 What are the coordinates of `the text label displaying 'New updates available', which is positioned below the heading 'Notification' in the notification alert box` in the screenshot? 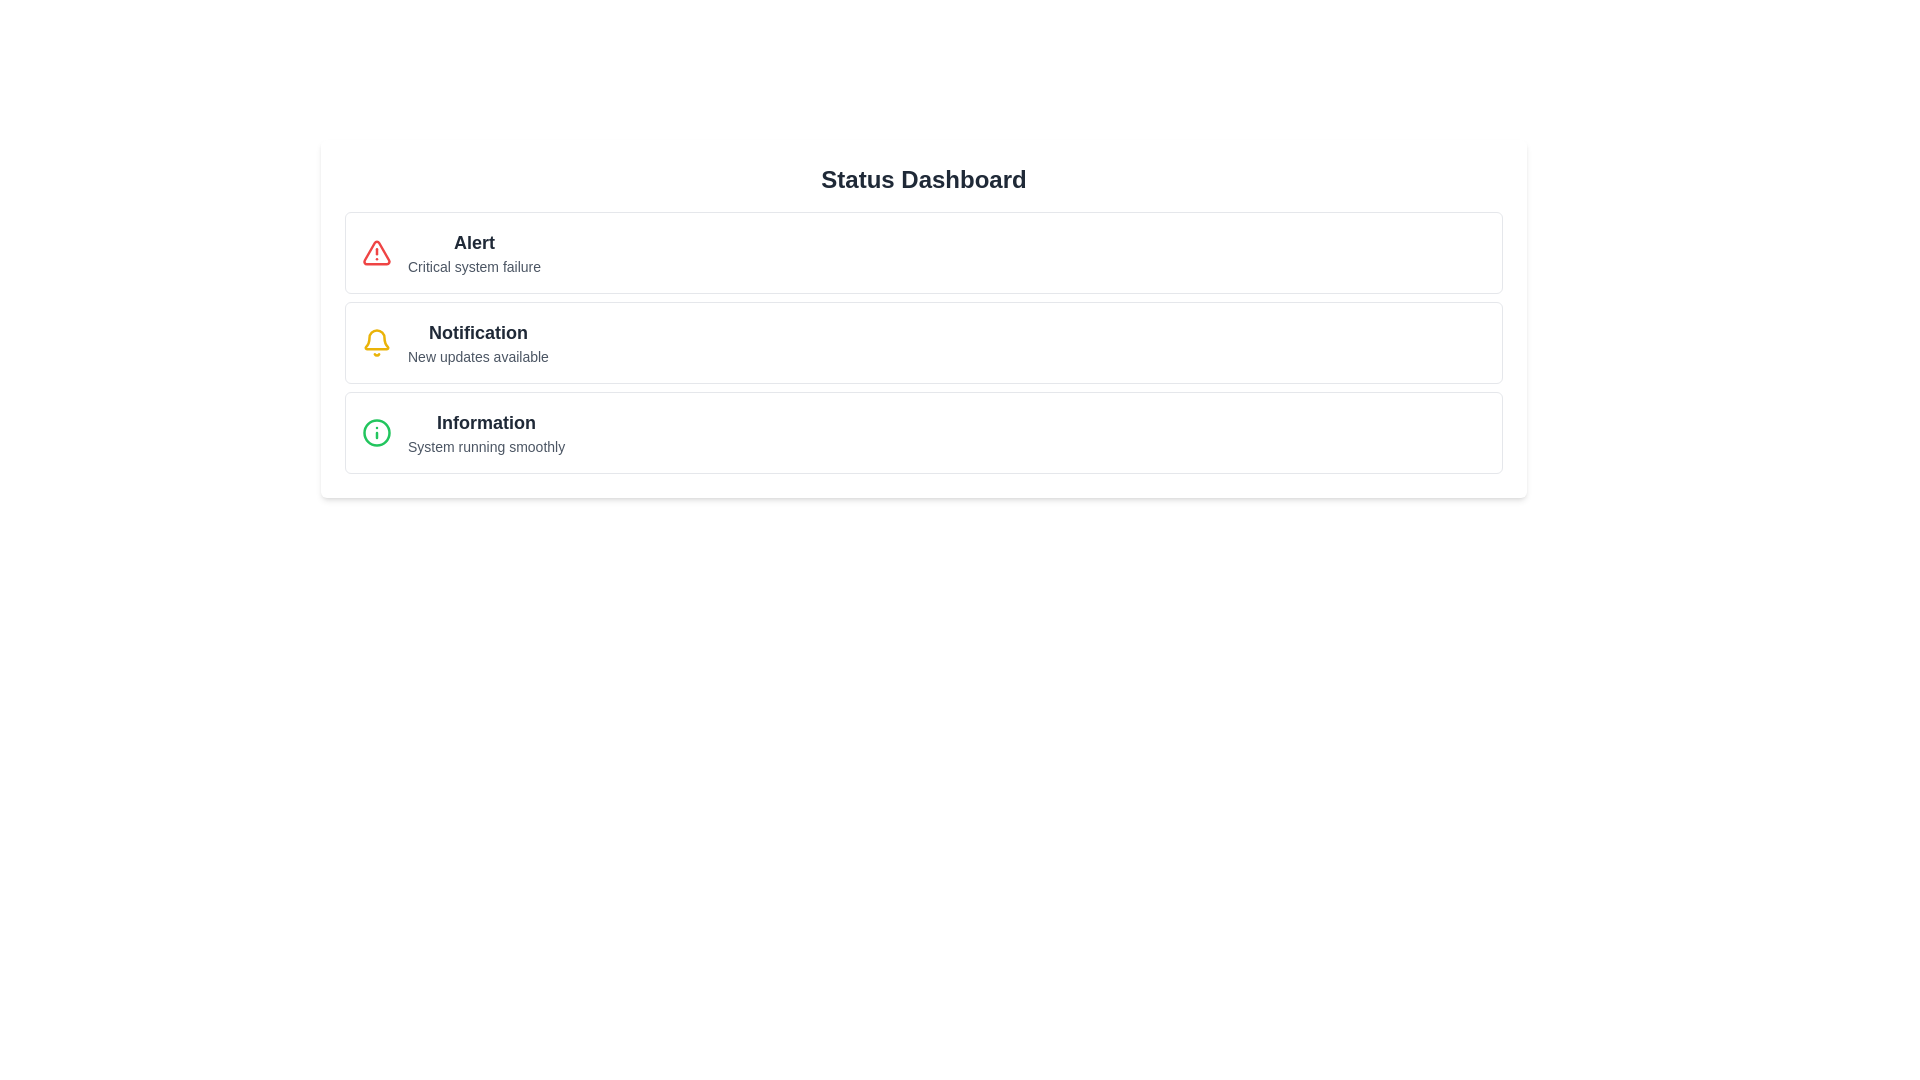 It's located at (477, 356).